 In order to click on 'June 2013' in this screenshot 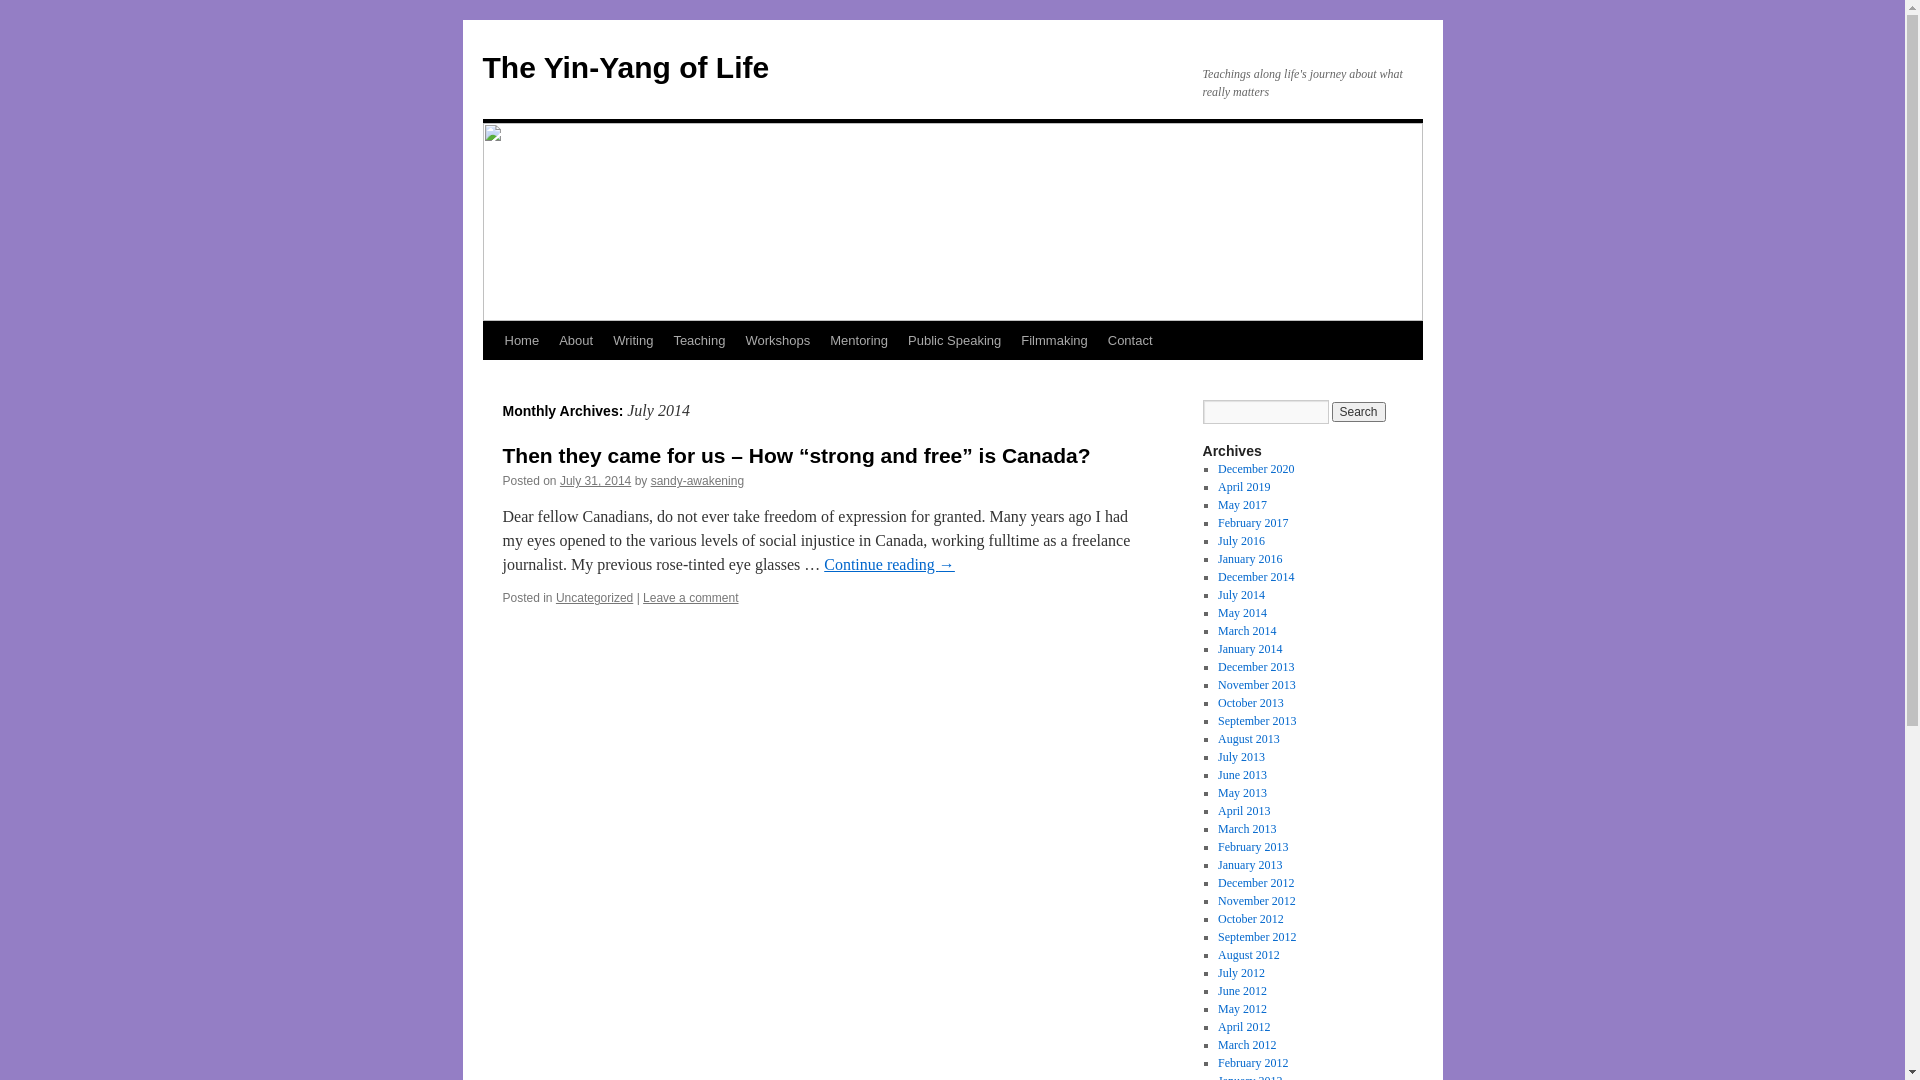, I will do `click(1241, 774)`.